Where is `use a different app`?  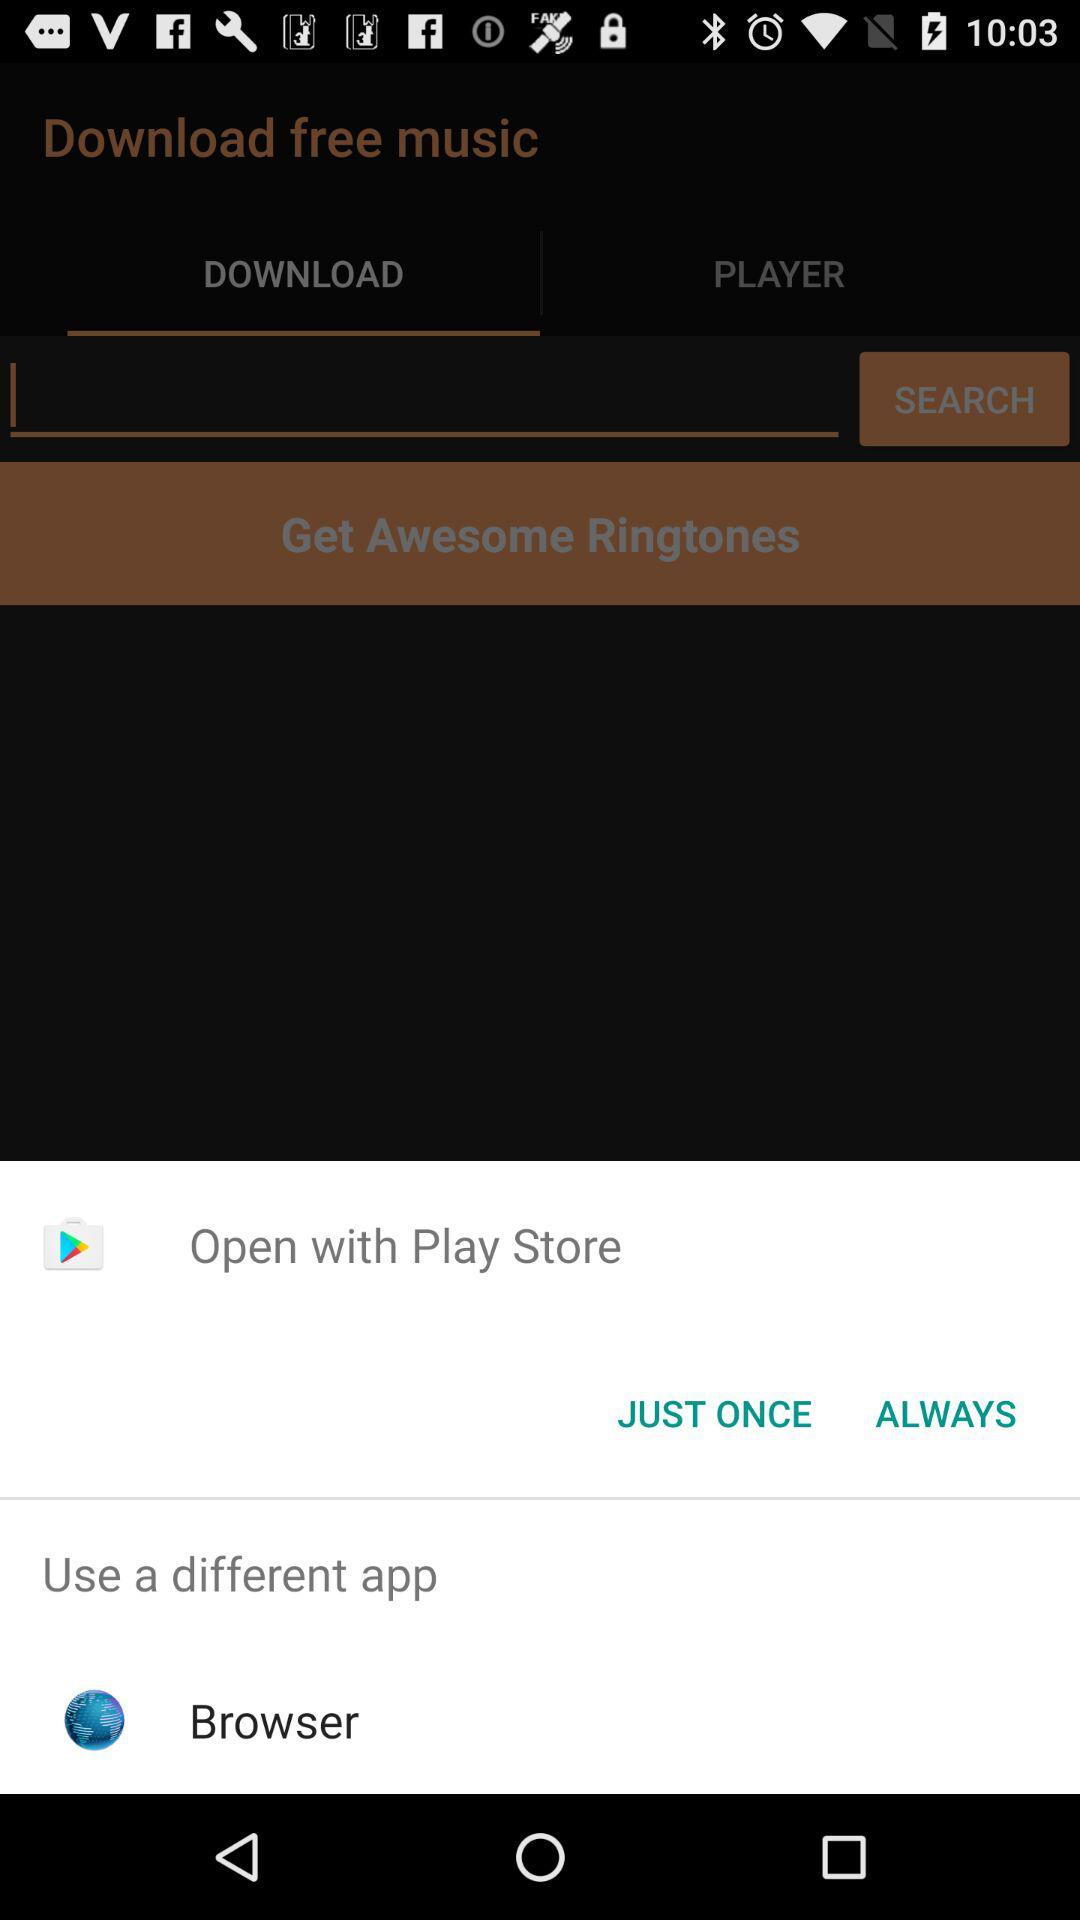 use a different app is located at coordinates (540, 1572).